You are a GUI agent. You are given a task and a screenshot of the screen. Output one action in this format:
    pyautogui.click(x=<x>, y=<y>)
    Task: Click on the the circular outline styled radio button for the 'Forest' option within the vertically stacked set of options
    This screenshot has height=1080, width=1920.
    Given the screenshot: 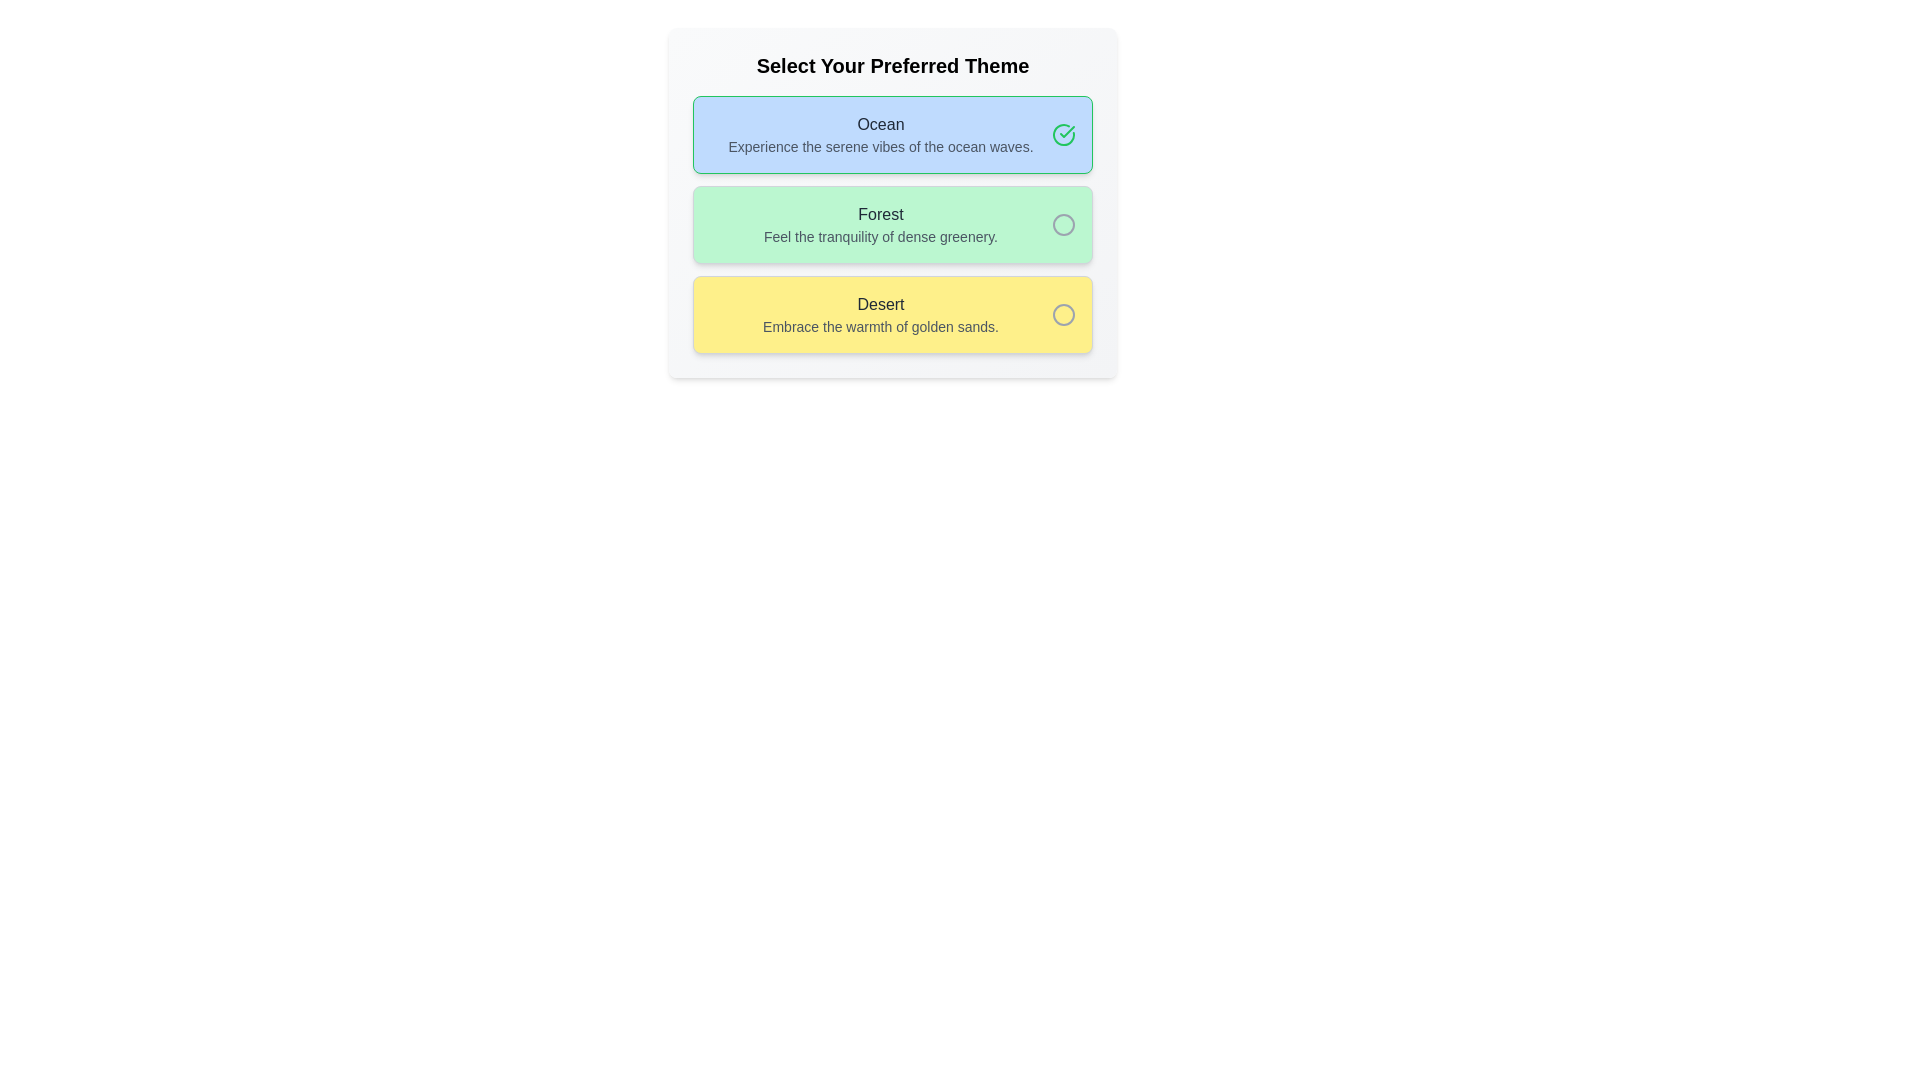 What is the action you would take?
    pyautogui.click(x=1063, y=224)
    